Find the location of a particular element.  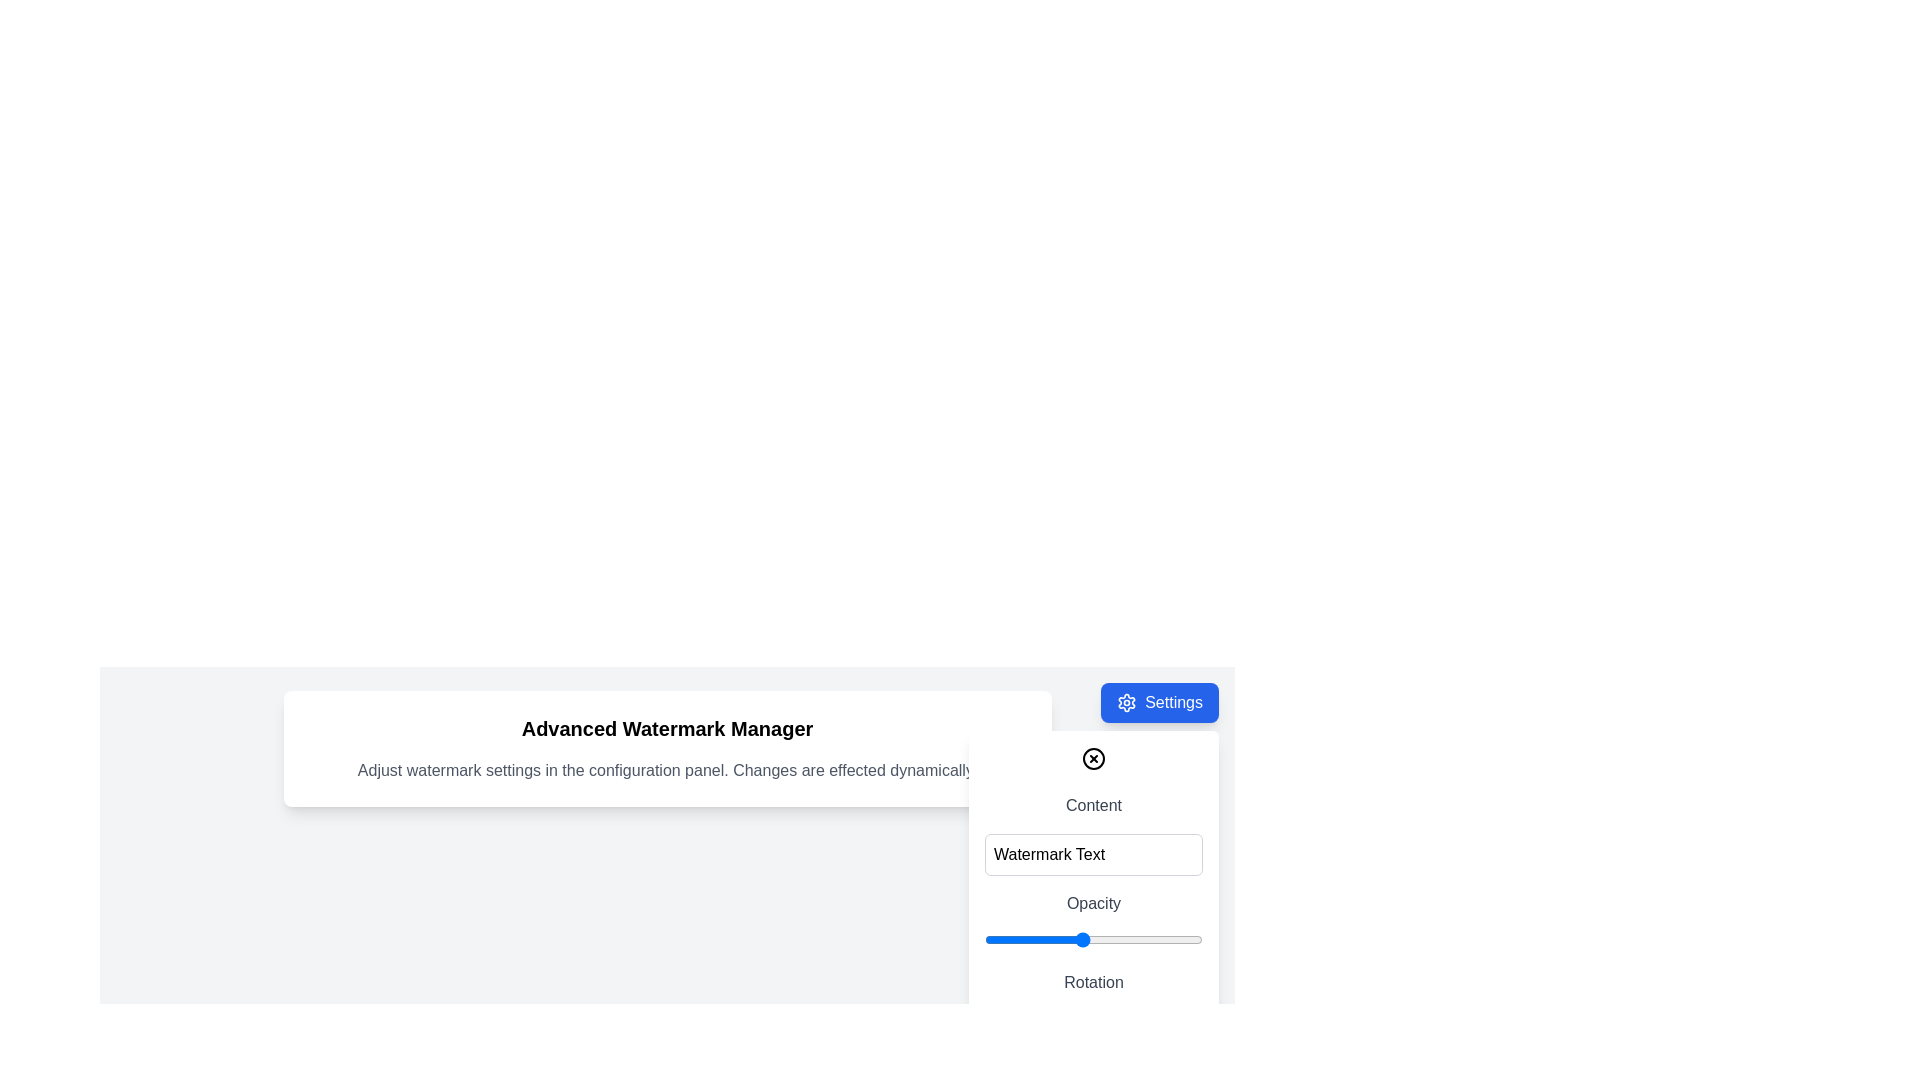

the settings icon, which is located to the left of the 'Settings' text within a blue rounded button in the top-right corner of the page is located at coordinates (1127, 701).